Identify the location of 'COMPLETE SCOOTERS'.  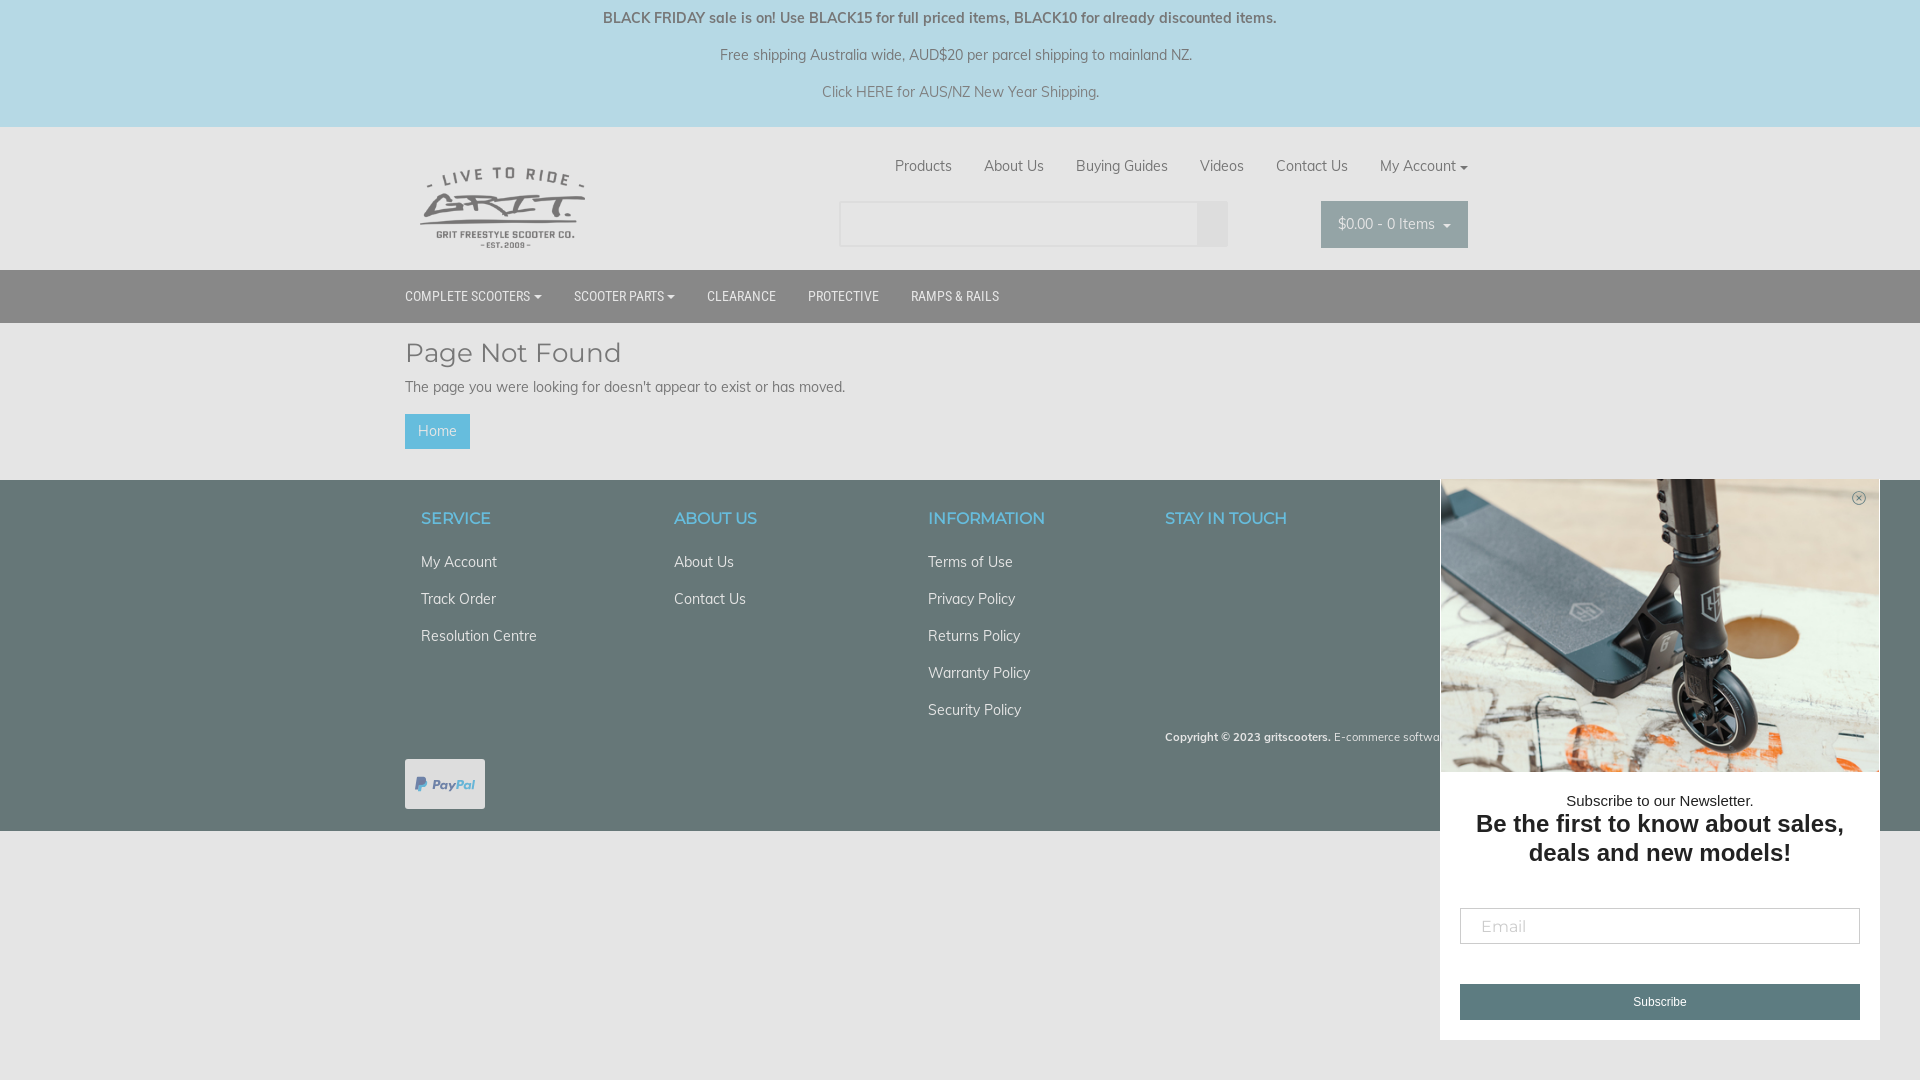
(481, 296).